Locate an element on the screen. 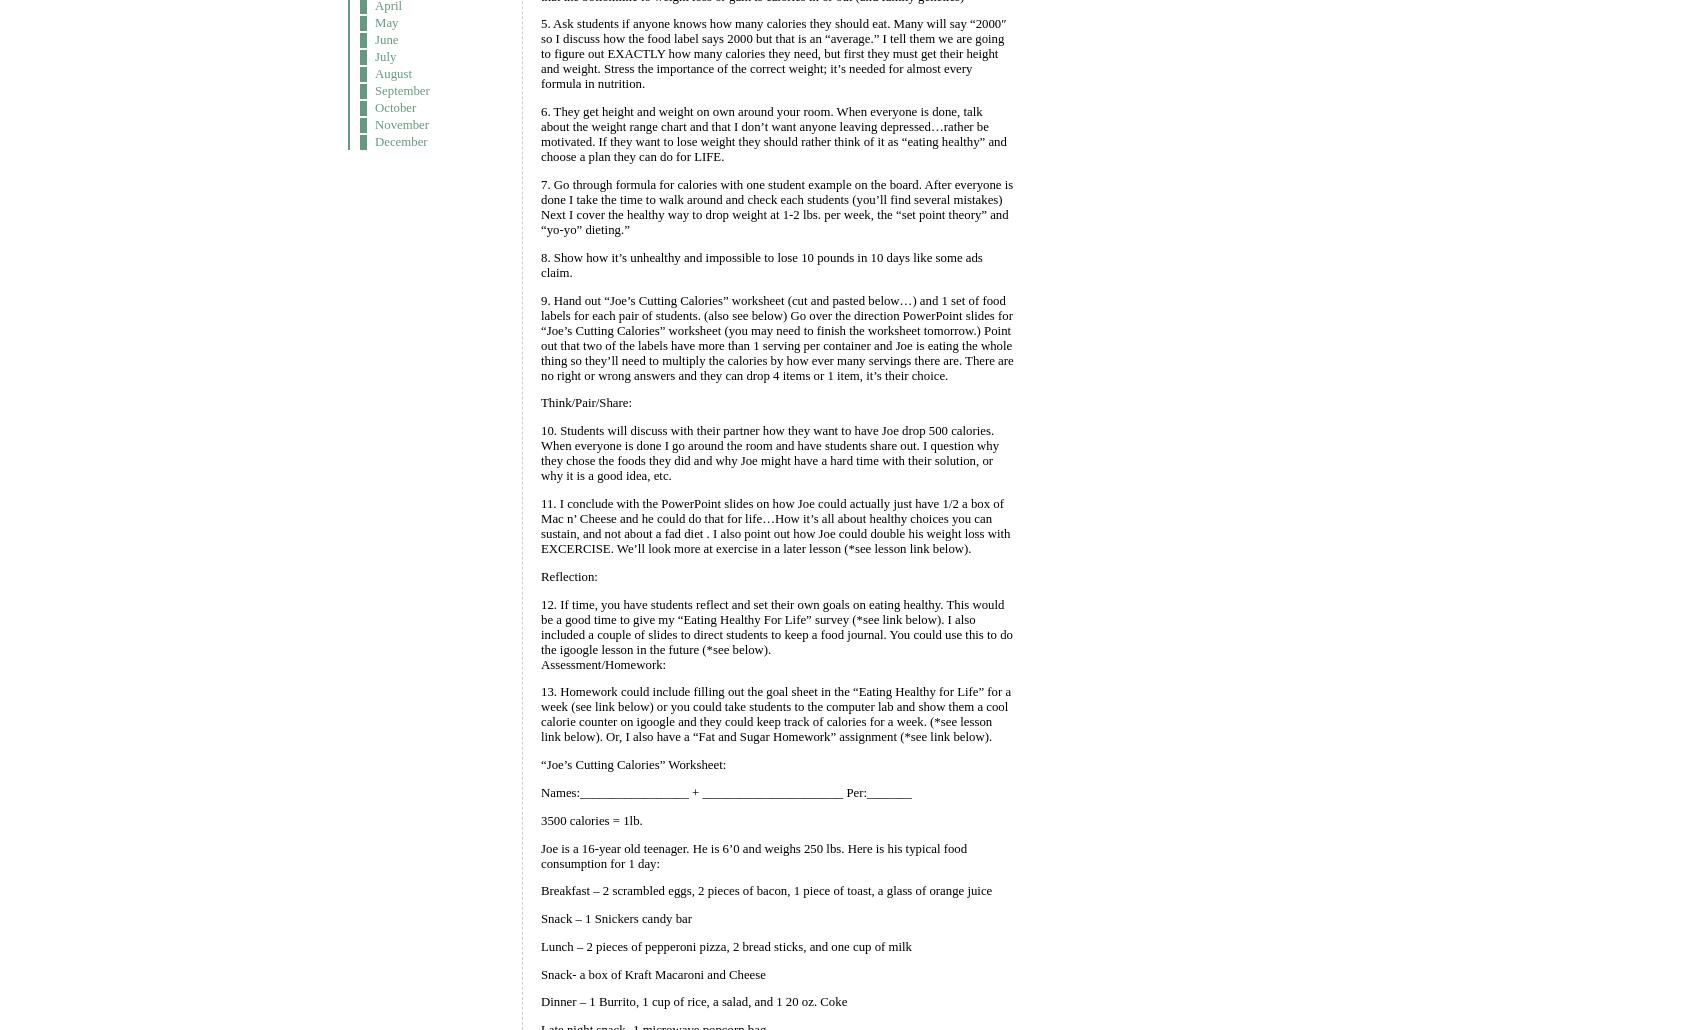 The width and height of the screenshot is (1700, 1030). 'Reflection:' is located at coordinates (567, 575).